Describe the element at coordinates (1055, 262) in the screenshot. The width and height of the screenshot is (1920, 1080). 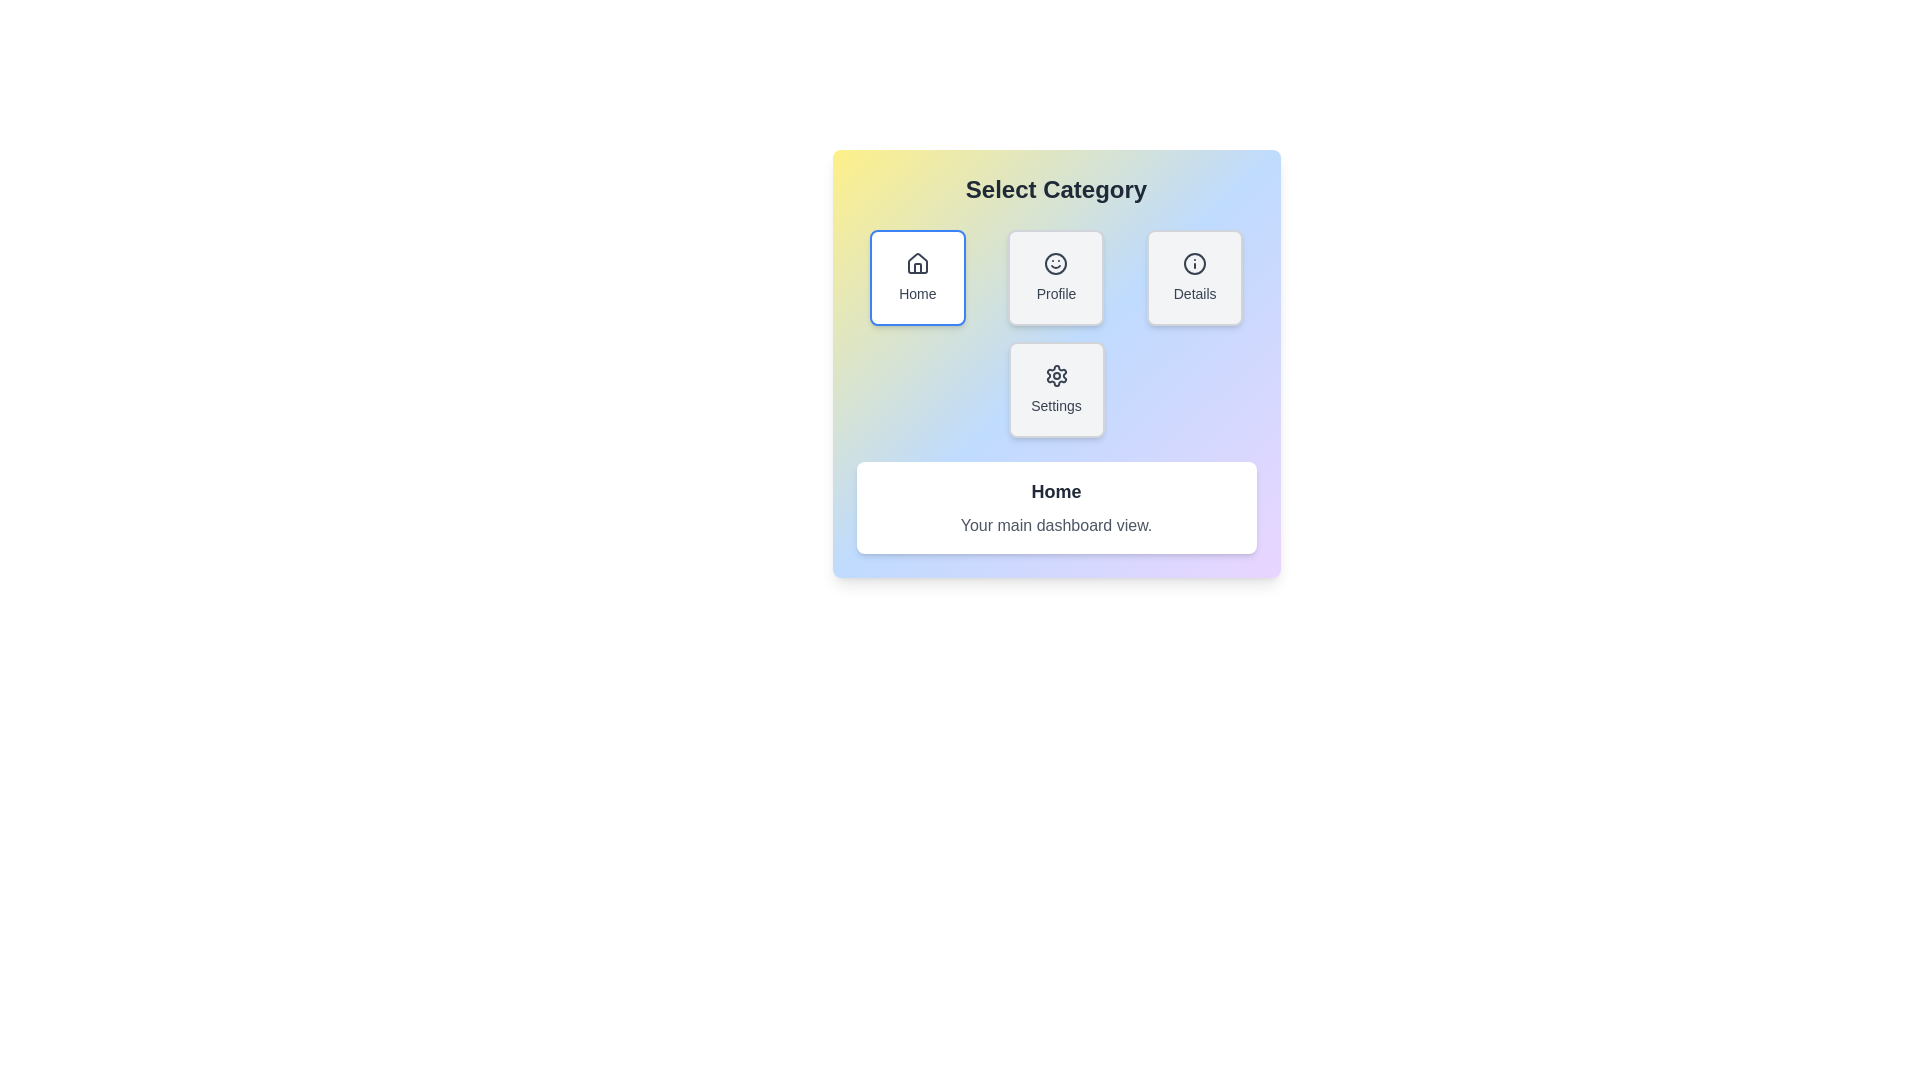
I see `the 'Profile' button icon, which is the second button from the left in the top row of a 2x2 grid, serving as a visual indication for user profile features` at that location.